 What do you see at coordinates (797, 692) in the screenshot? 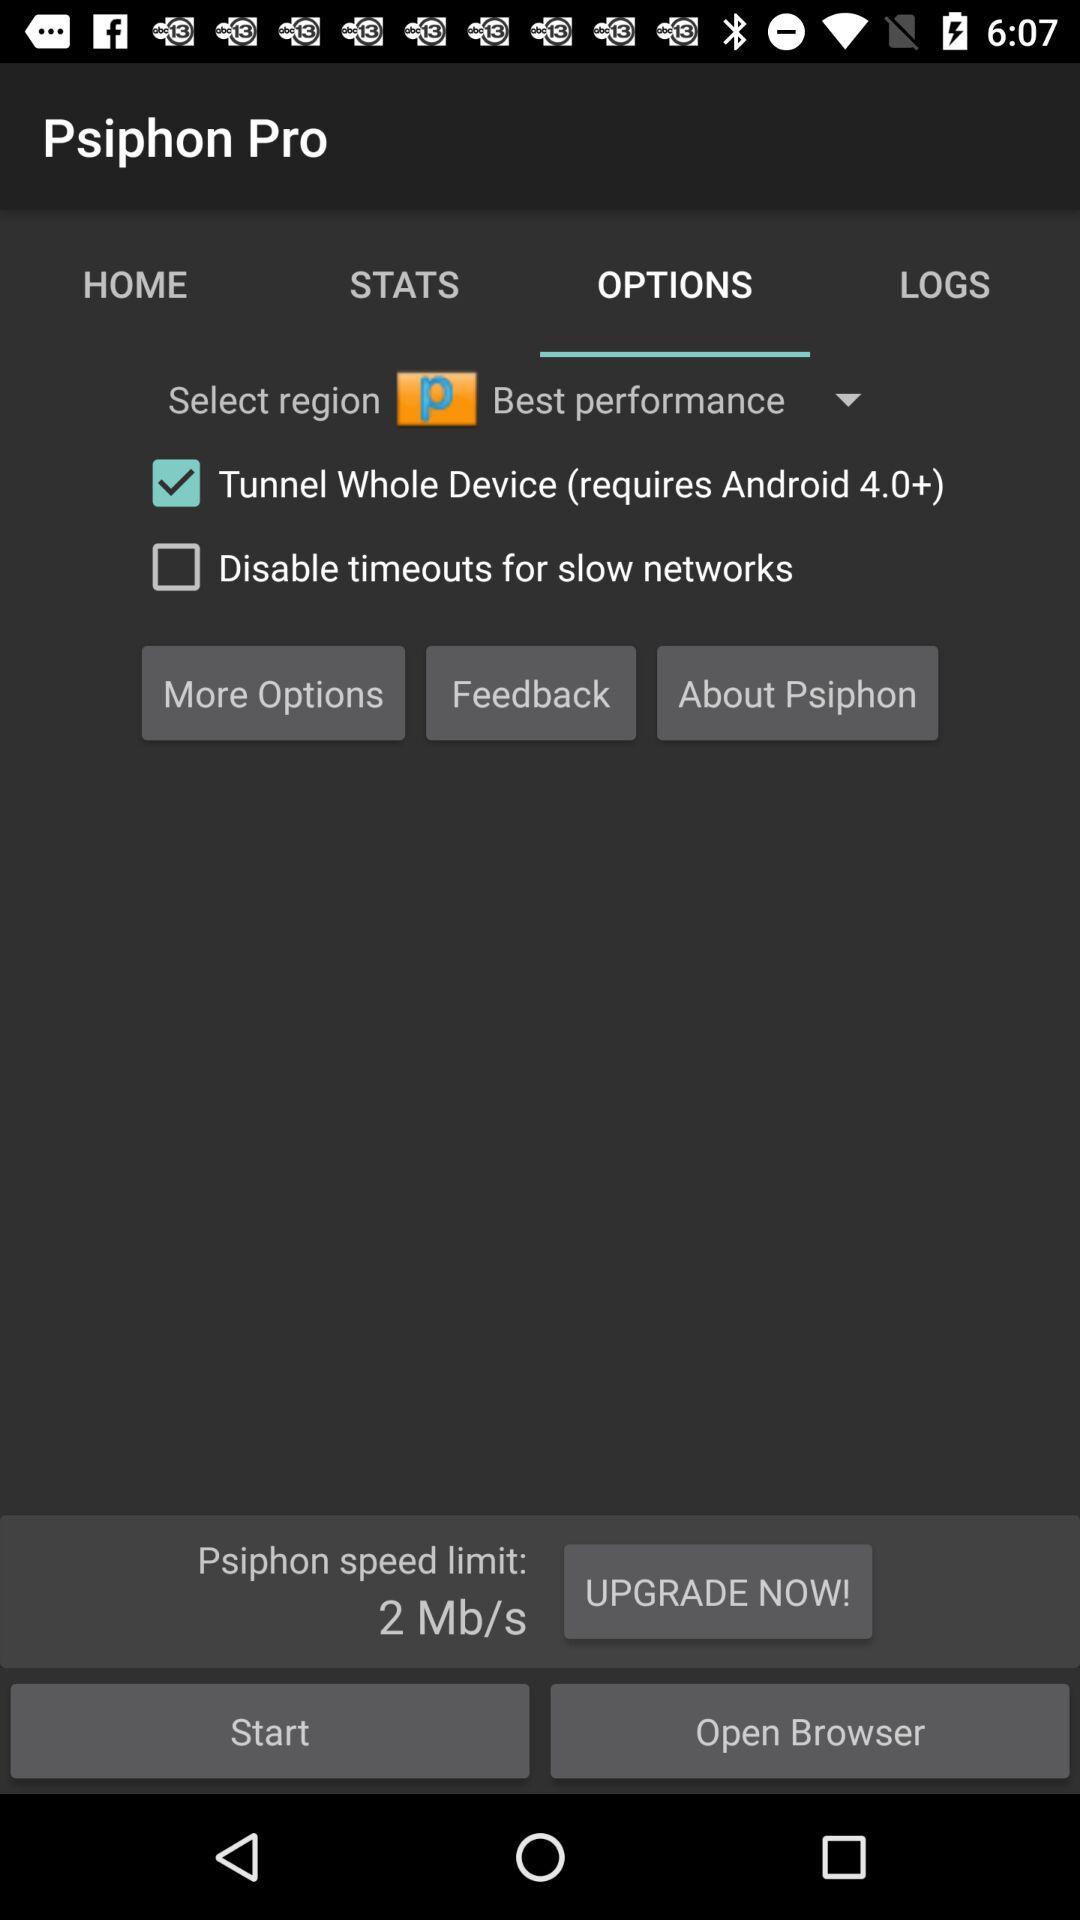
I see `the third box from middle of the image` at bounding box center [797, 692].